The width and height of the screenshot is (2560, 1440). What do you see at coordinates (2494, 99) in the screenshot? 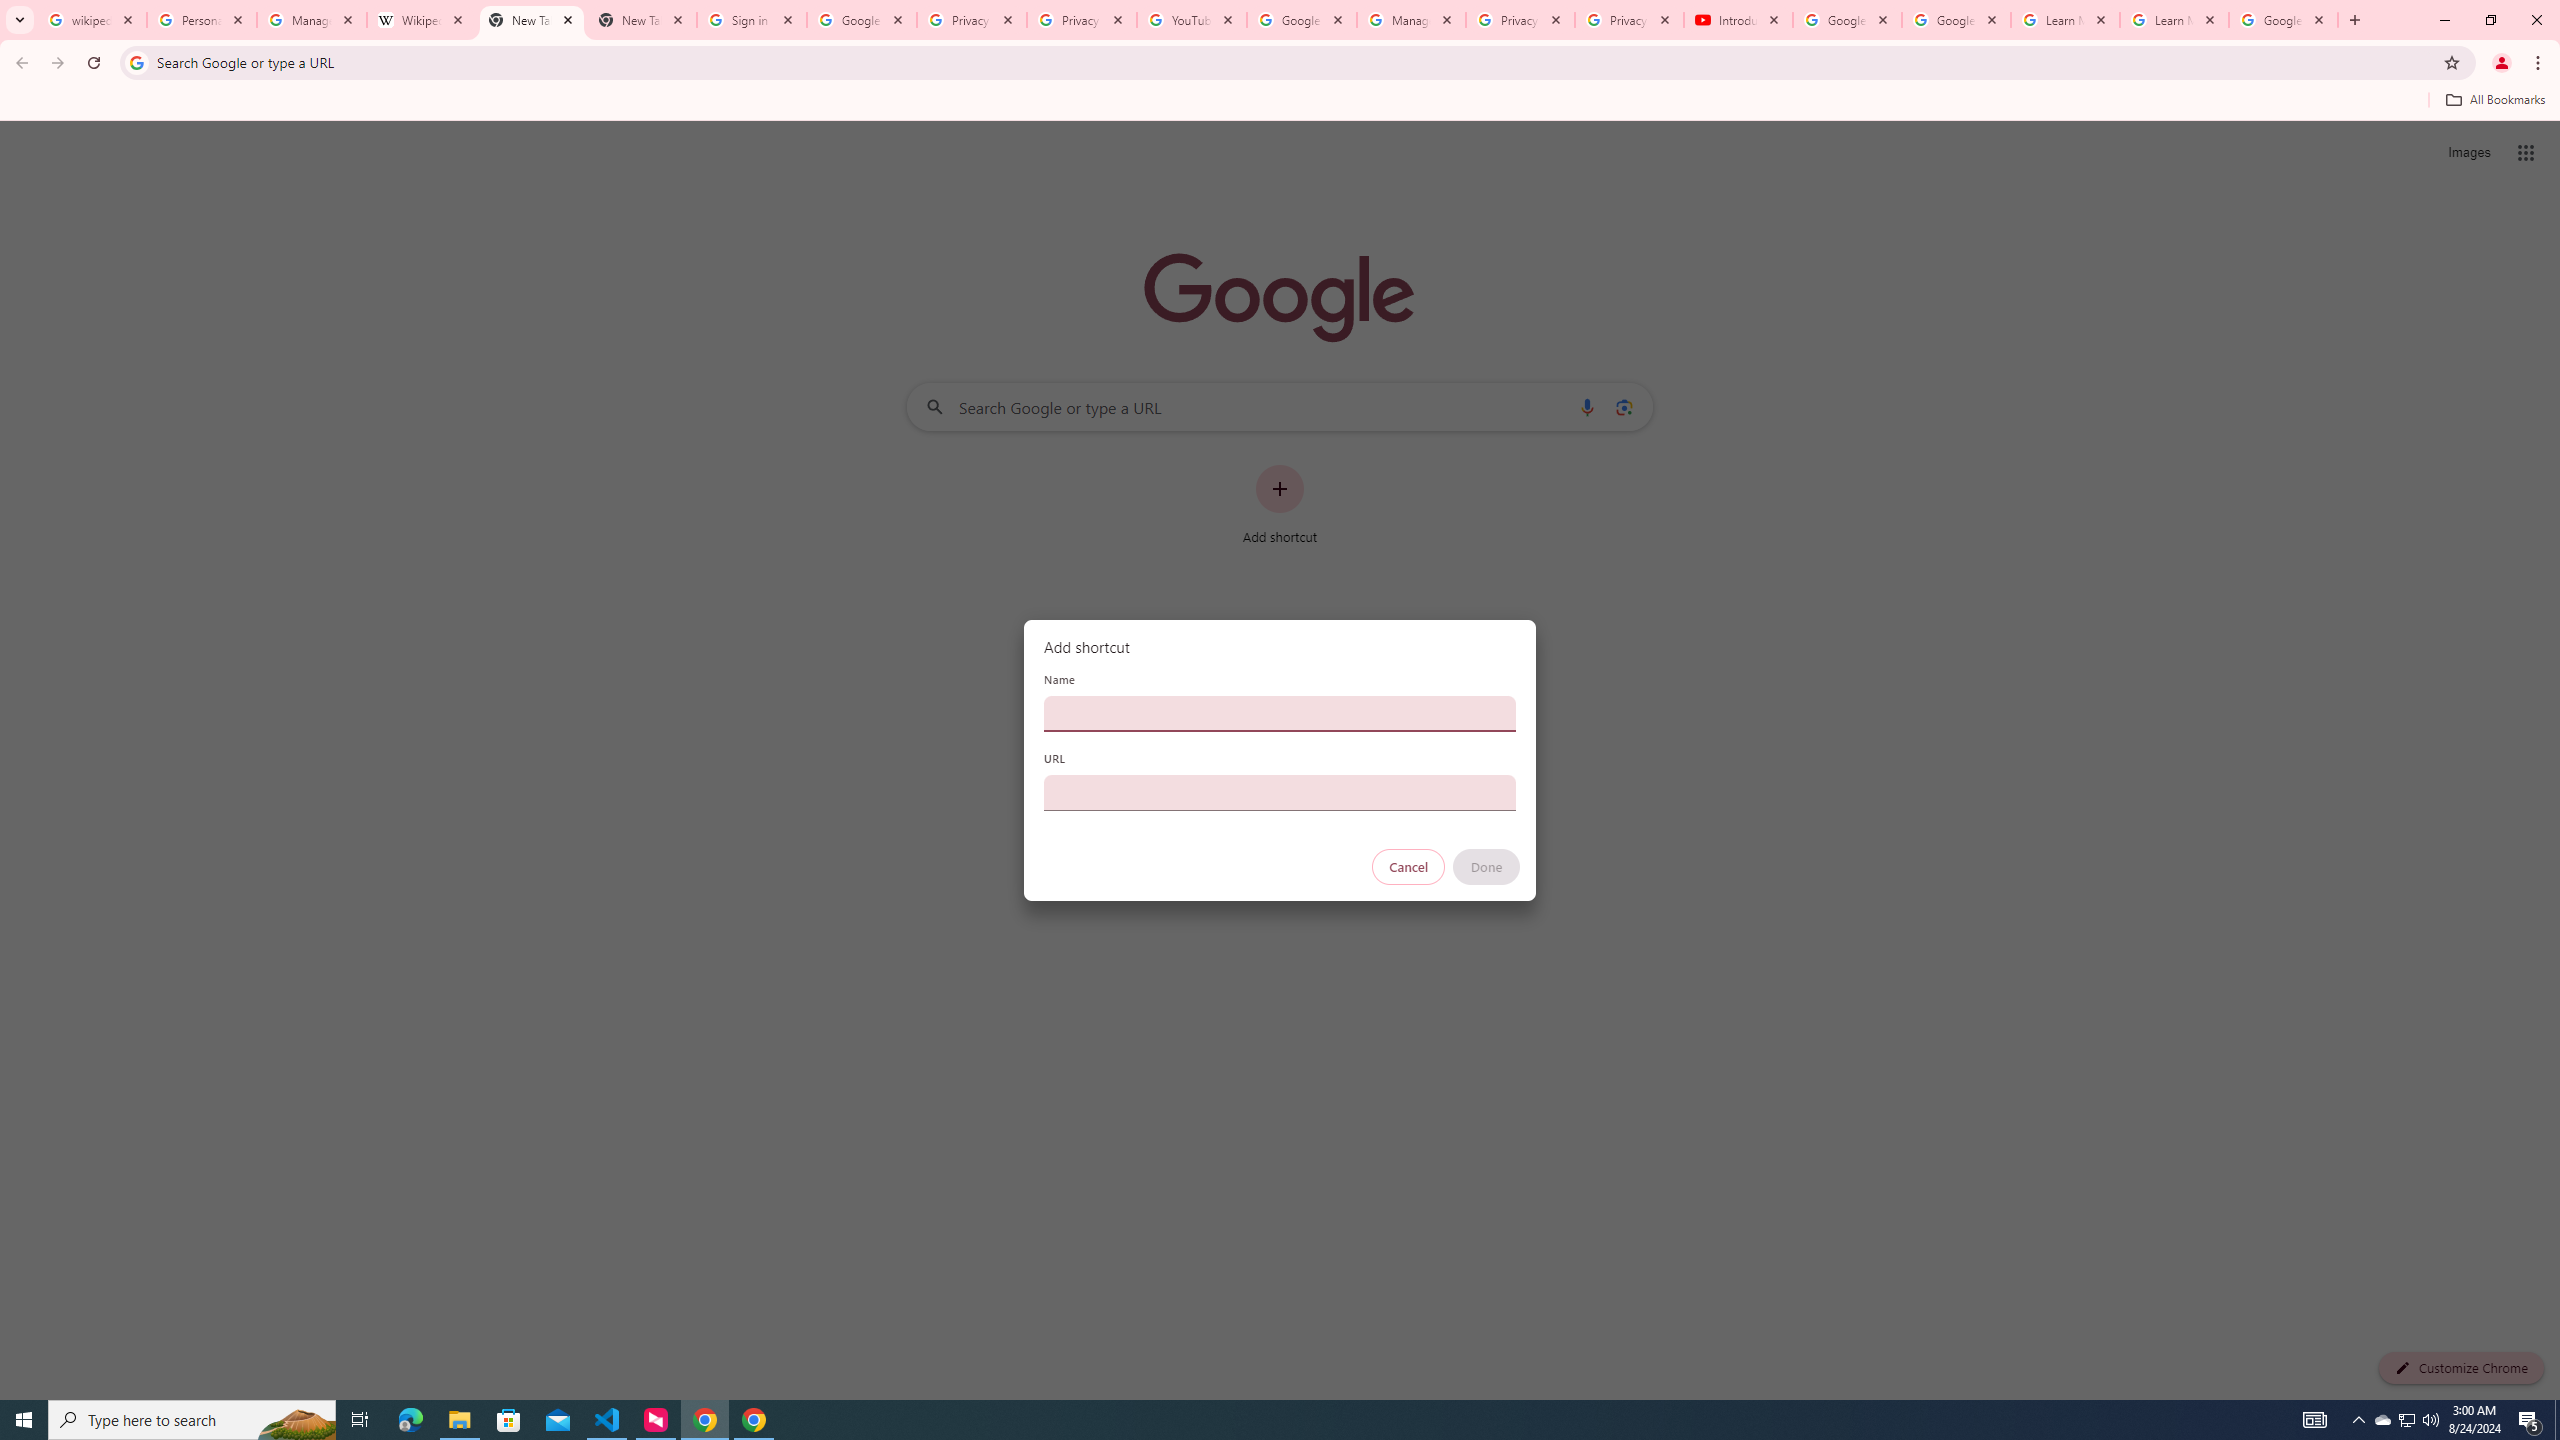
I see `'All Bookmarks'` at bounding box center [2494, 99].